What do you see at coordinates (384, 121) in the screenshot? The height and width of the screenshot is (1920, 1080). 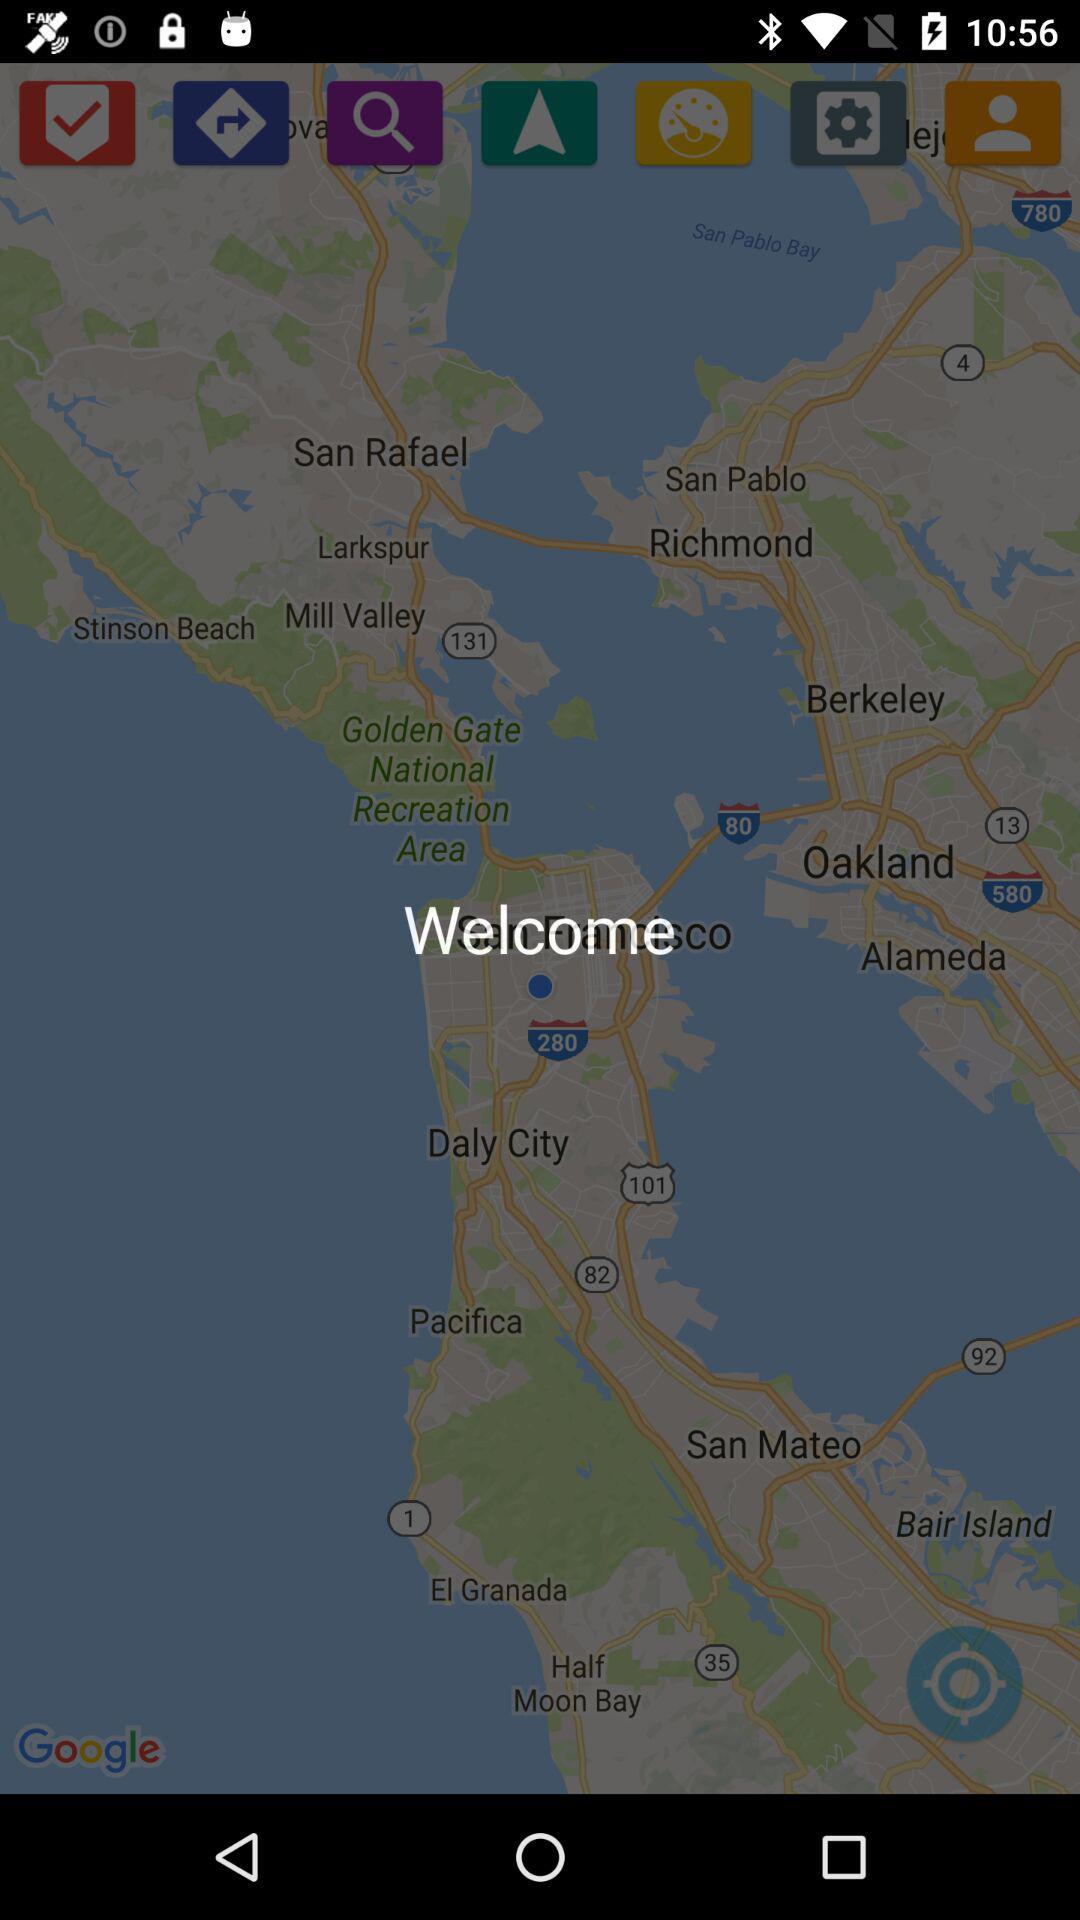 I see `the search icon` at bounding box center [384, 121].